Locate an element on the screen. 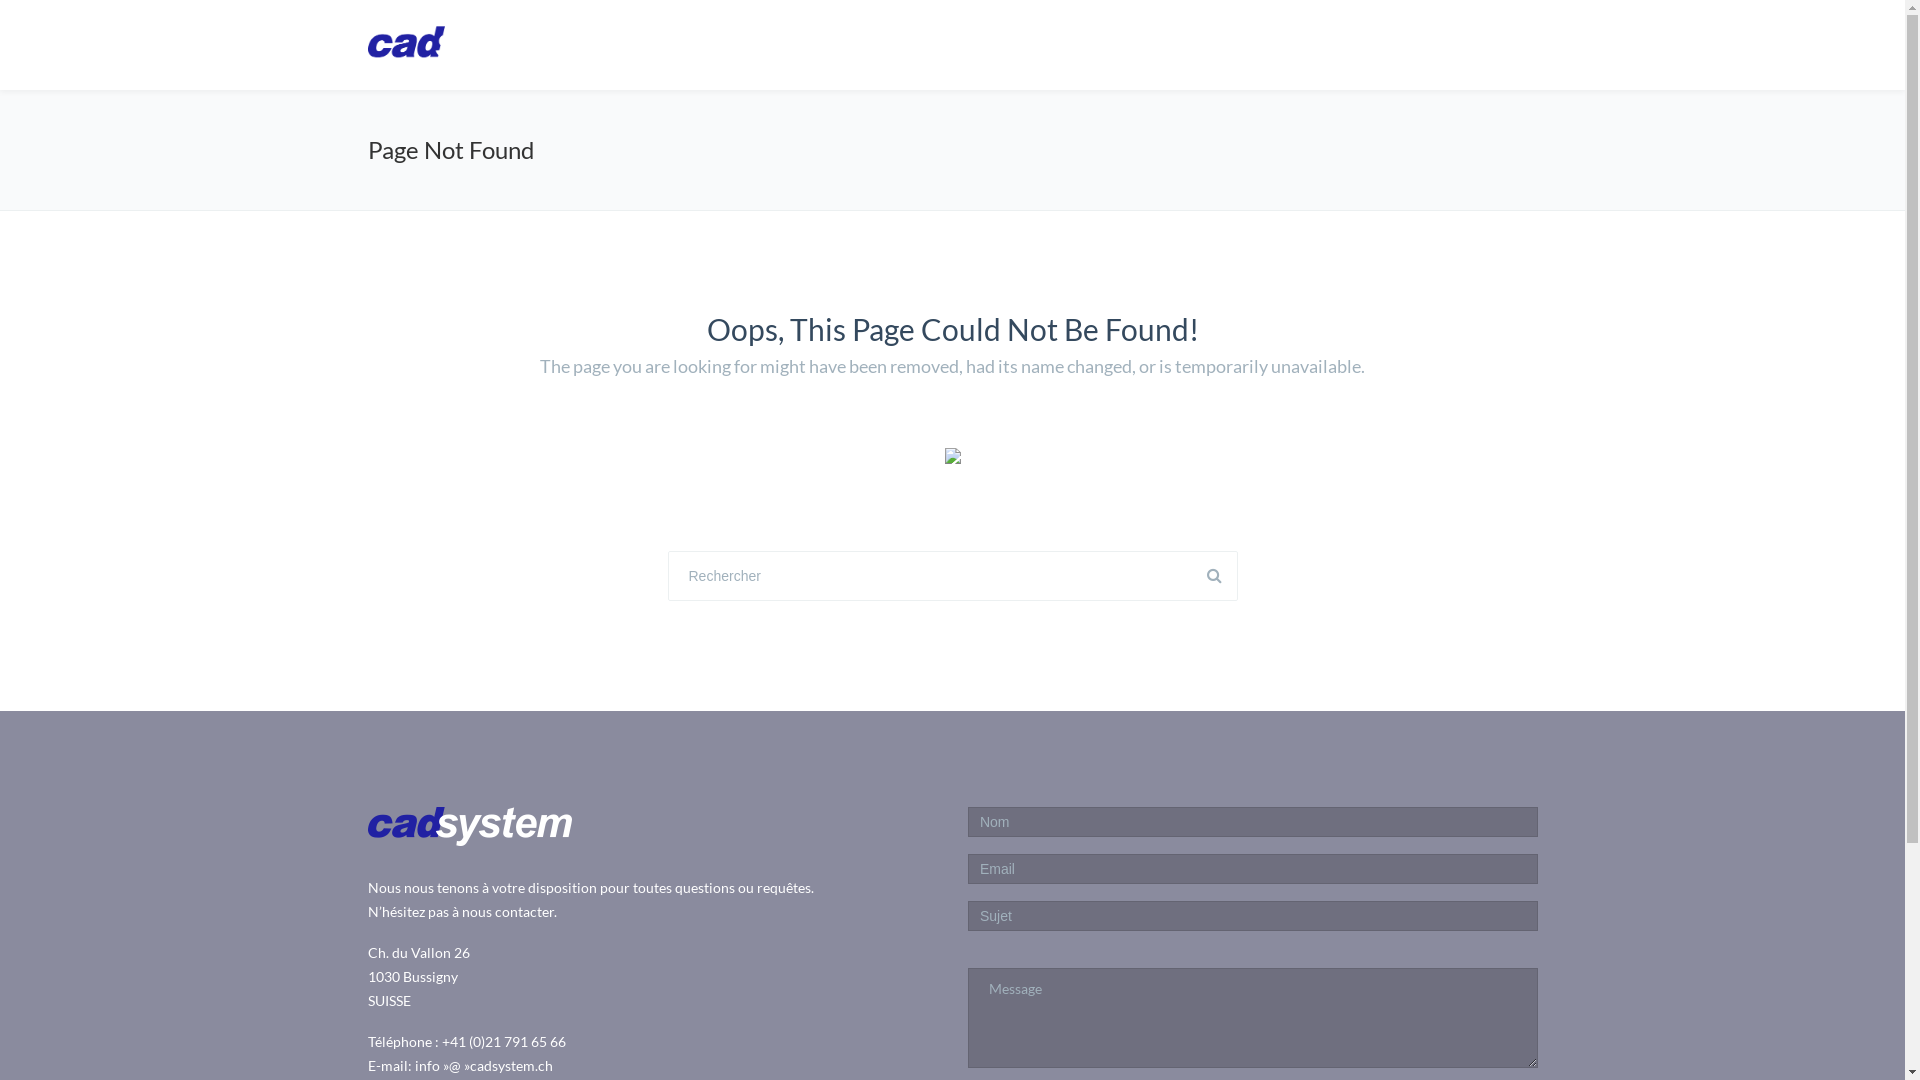  'Homepage' is located at coordinates (902, 44).